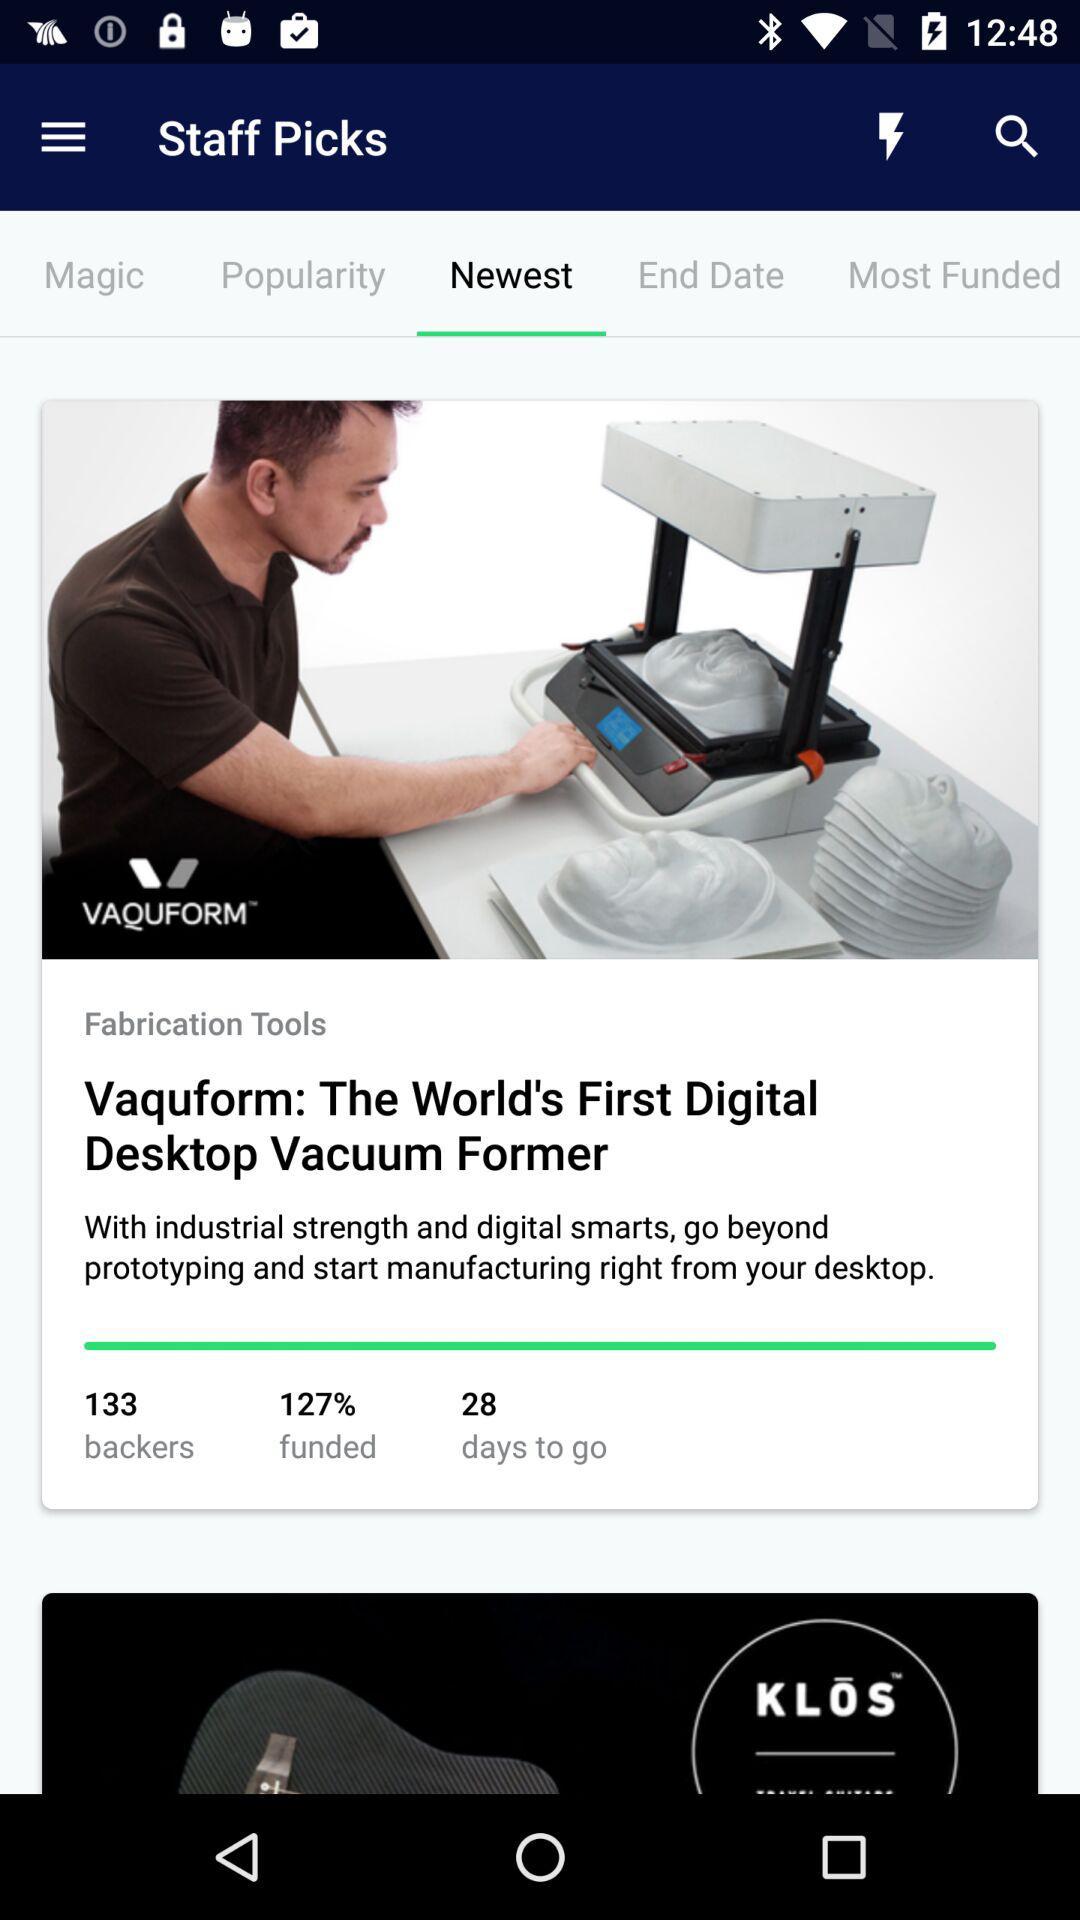 The width and height of the screenshot is (1080, 1920). I want to click on icon to the left of the staff picks icon, so click(61, 136).